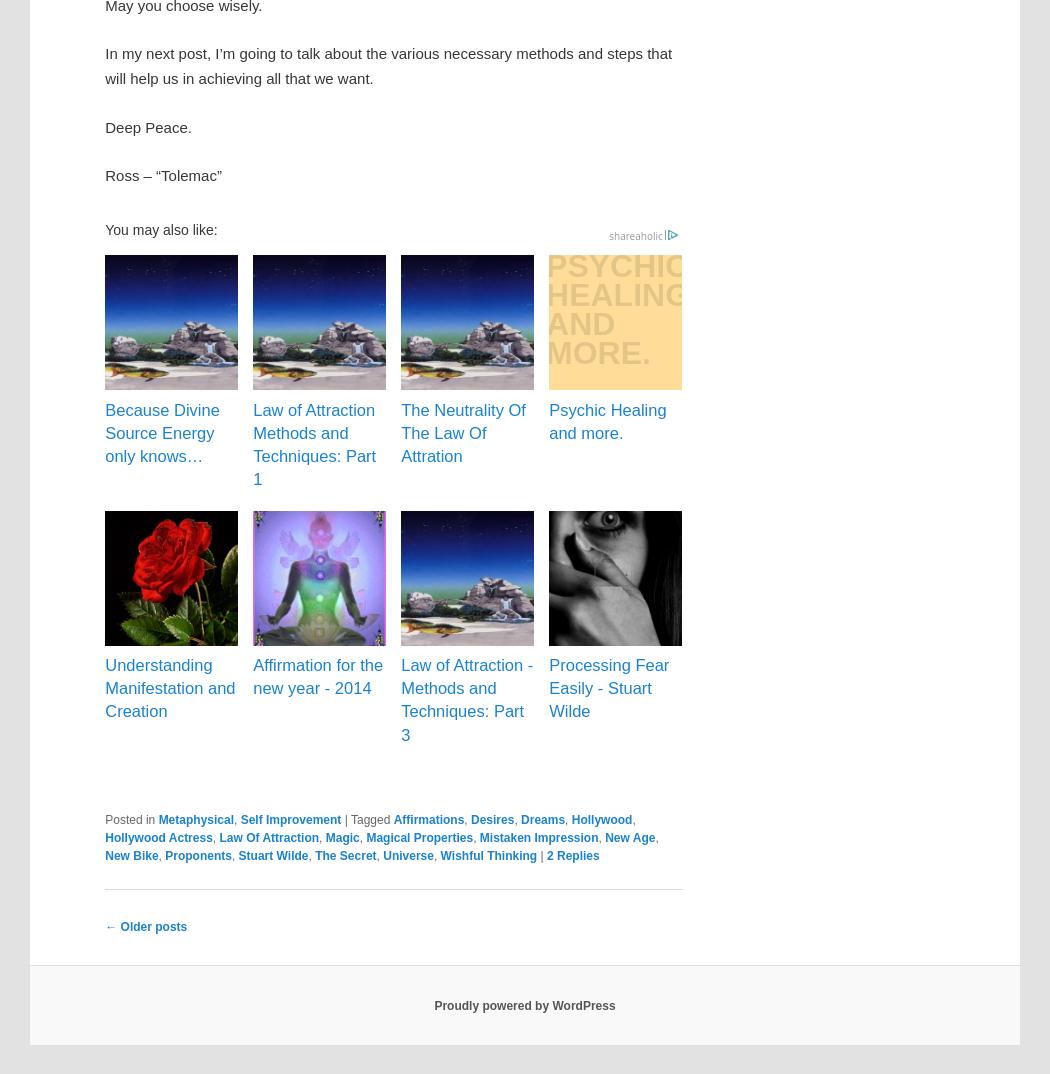 Image resolution: width=1050 pixels, height=1074 pixels. I want to click on 'Metaphysical', so click(195, 819).